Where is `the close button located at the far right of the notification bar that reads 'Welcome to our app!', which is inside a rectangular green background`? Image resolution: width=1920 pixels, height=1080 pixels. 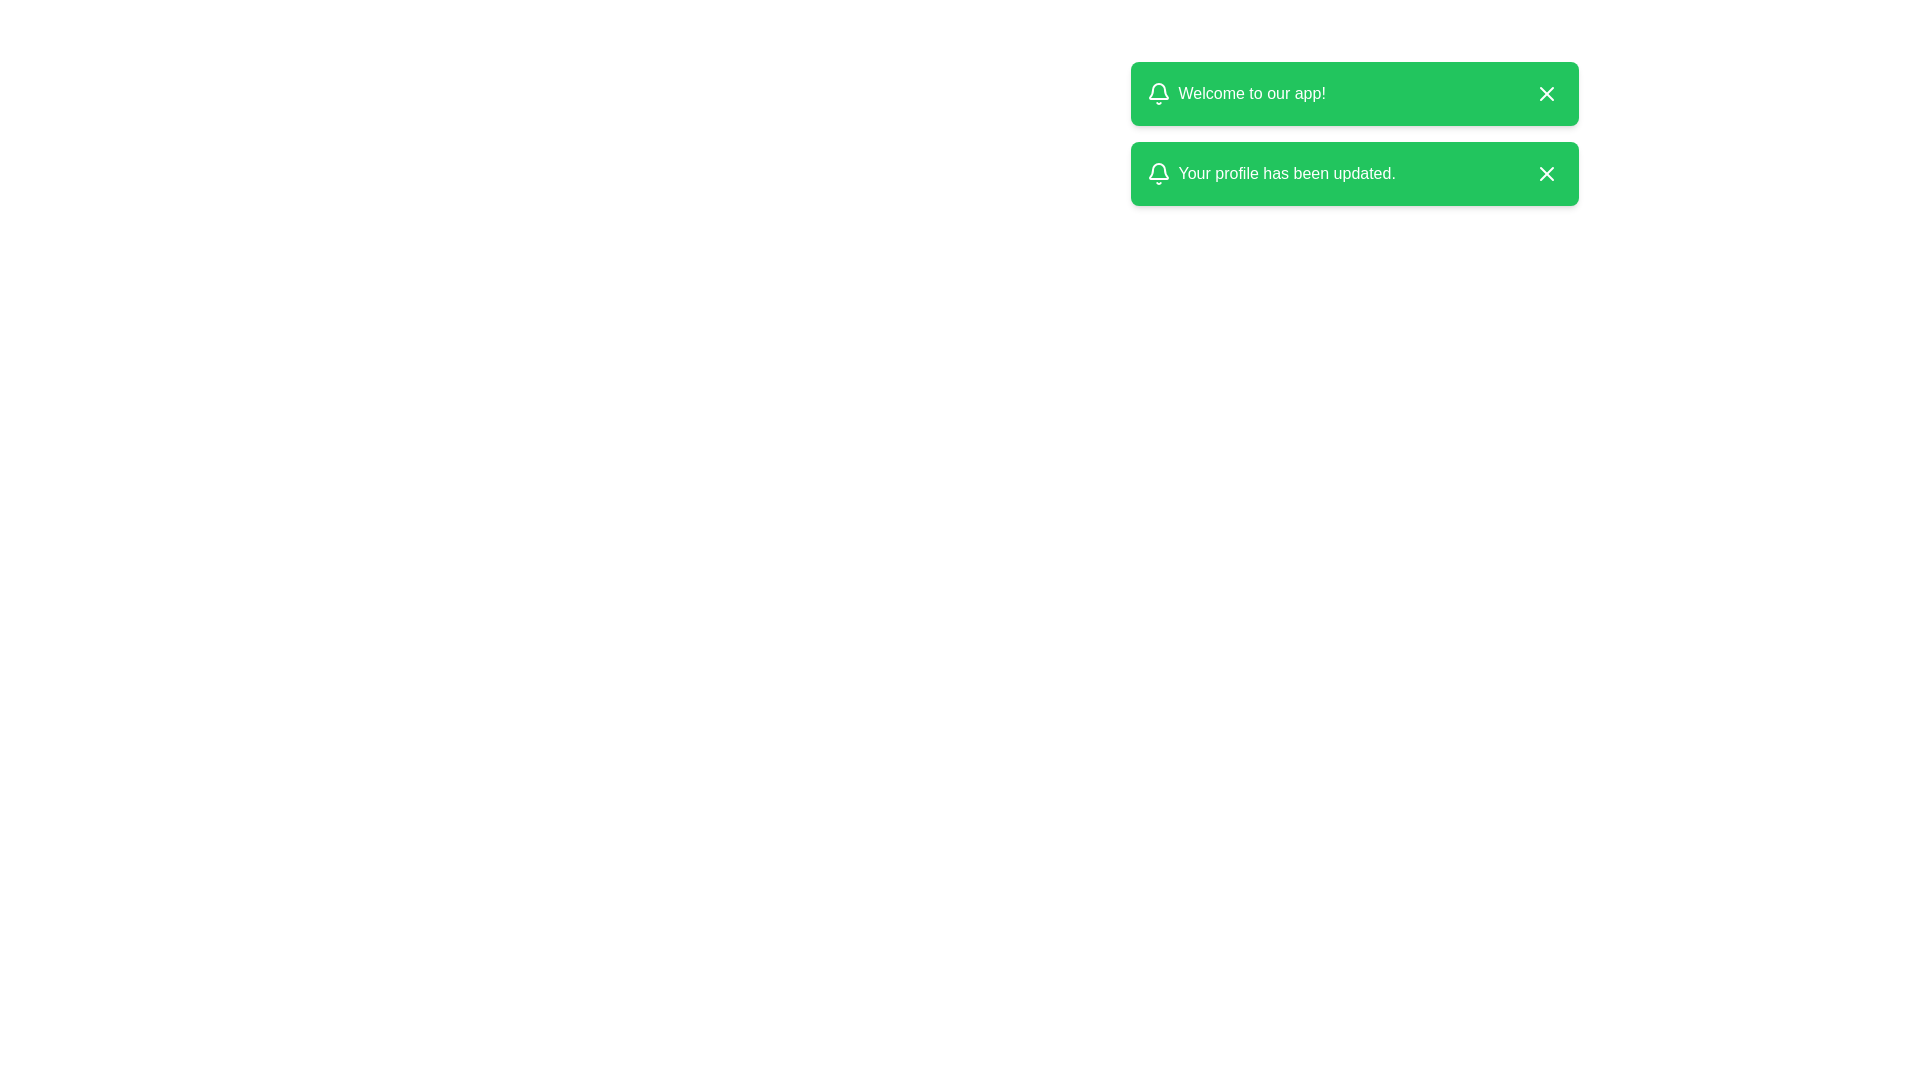 the close button located at the far right of the notification bar that reads 'Welcome to our app!', which is inside a rectangular green background is located at coordinates (1545, 93).